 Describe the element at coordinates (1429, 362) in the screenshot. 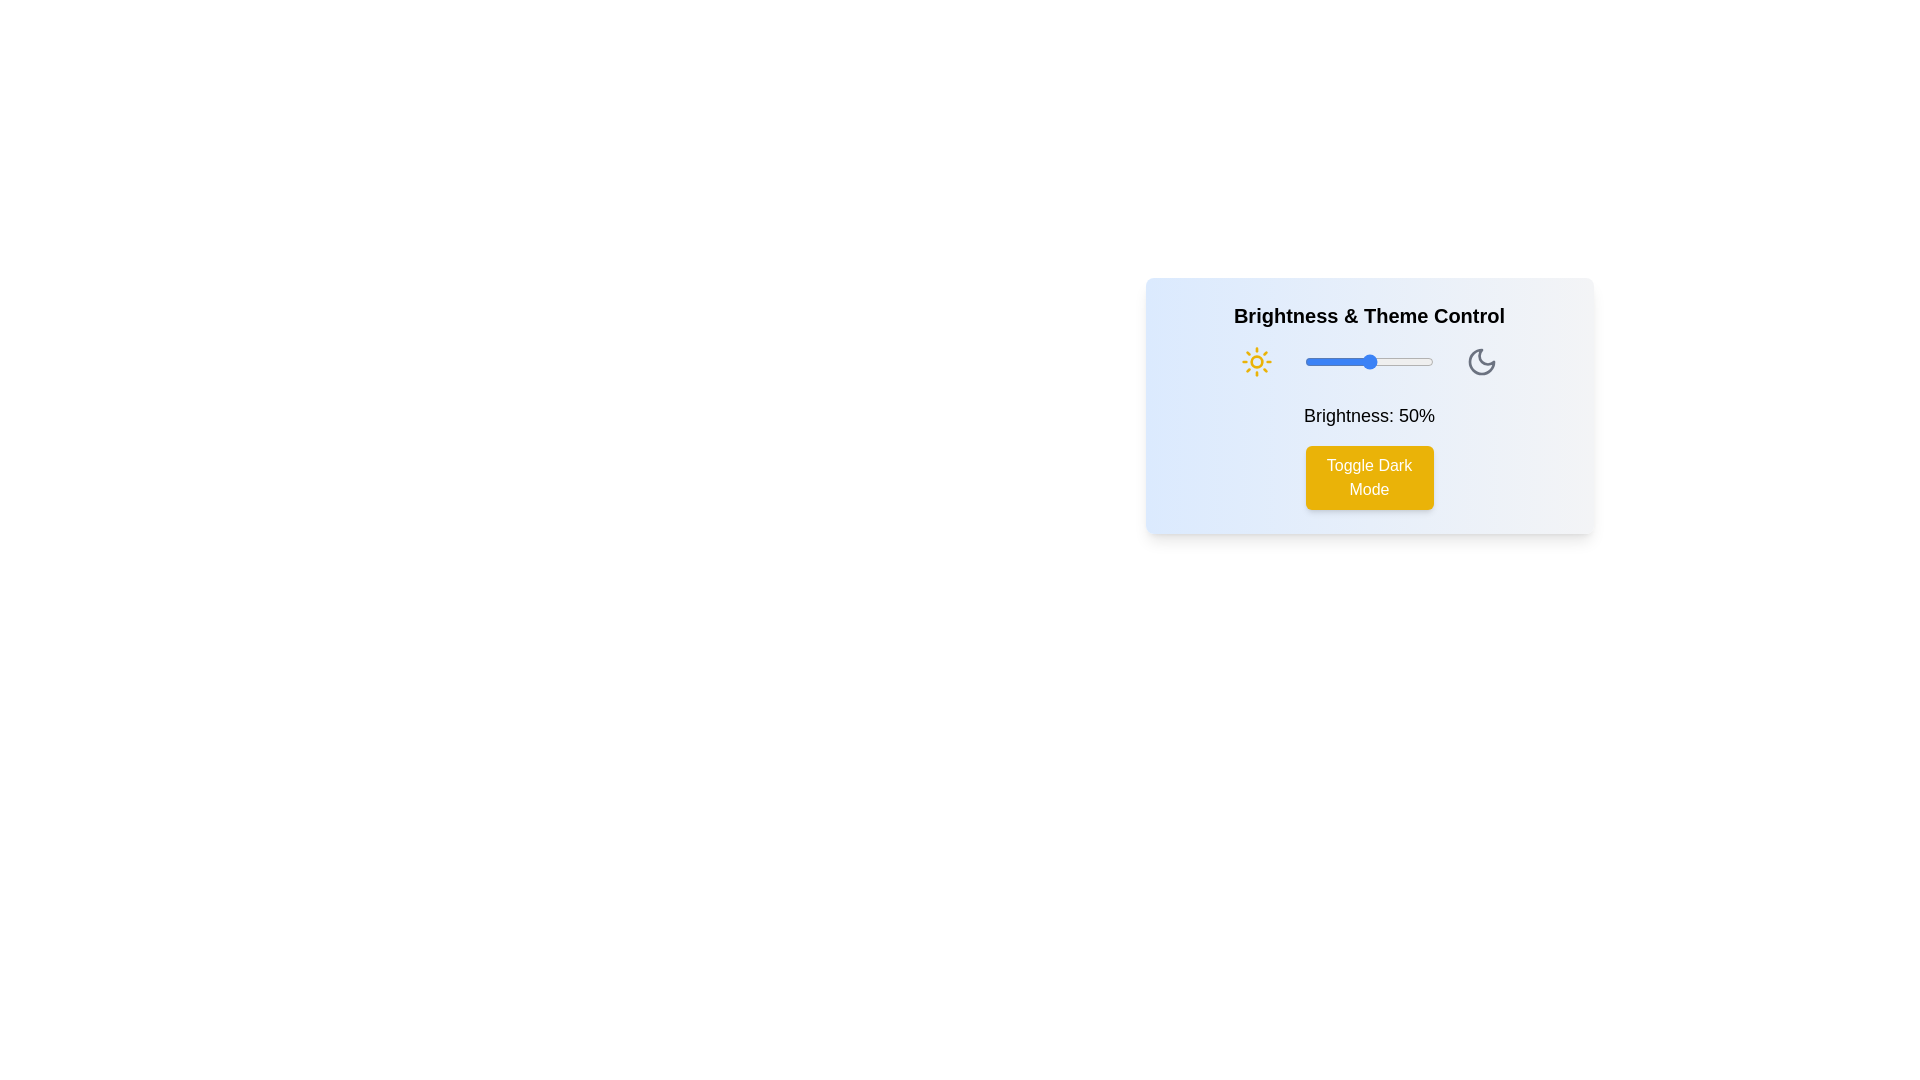

I see `the brightness level to 97% by dragging the slider` at that location.